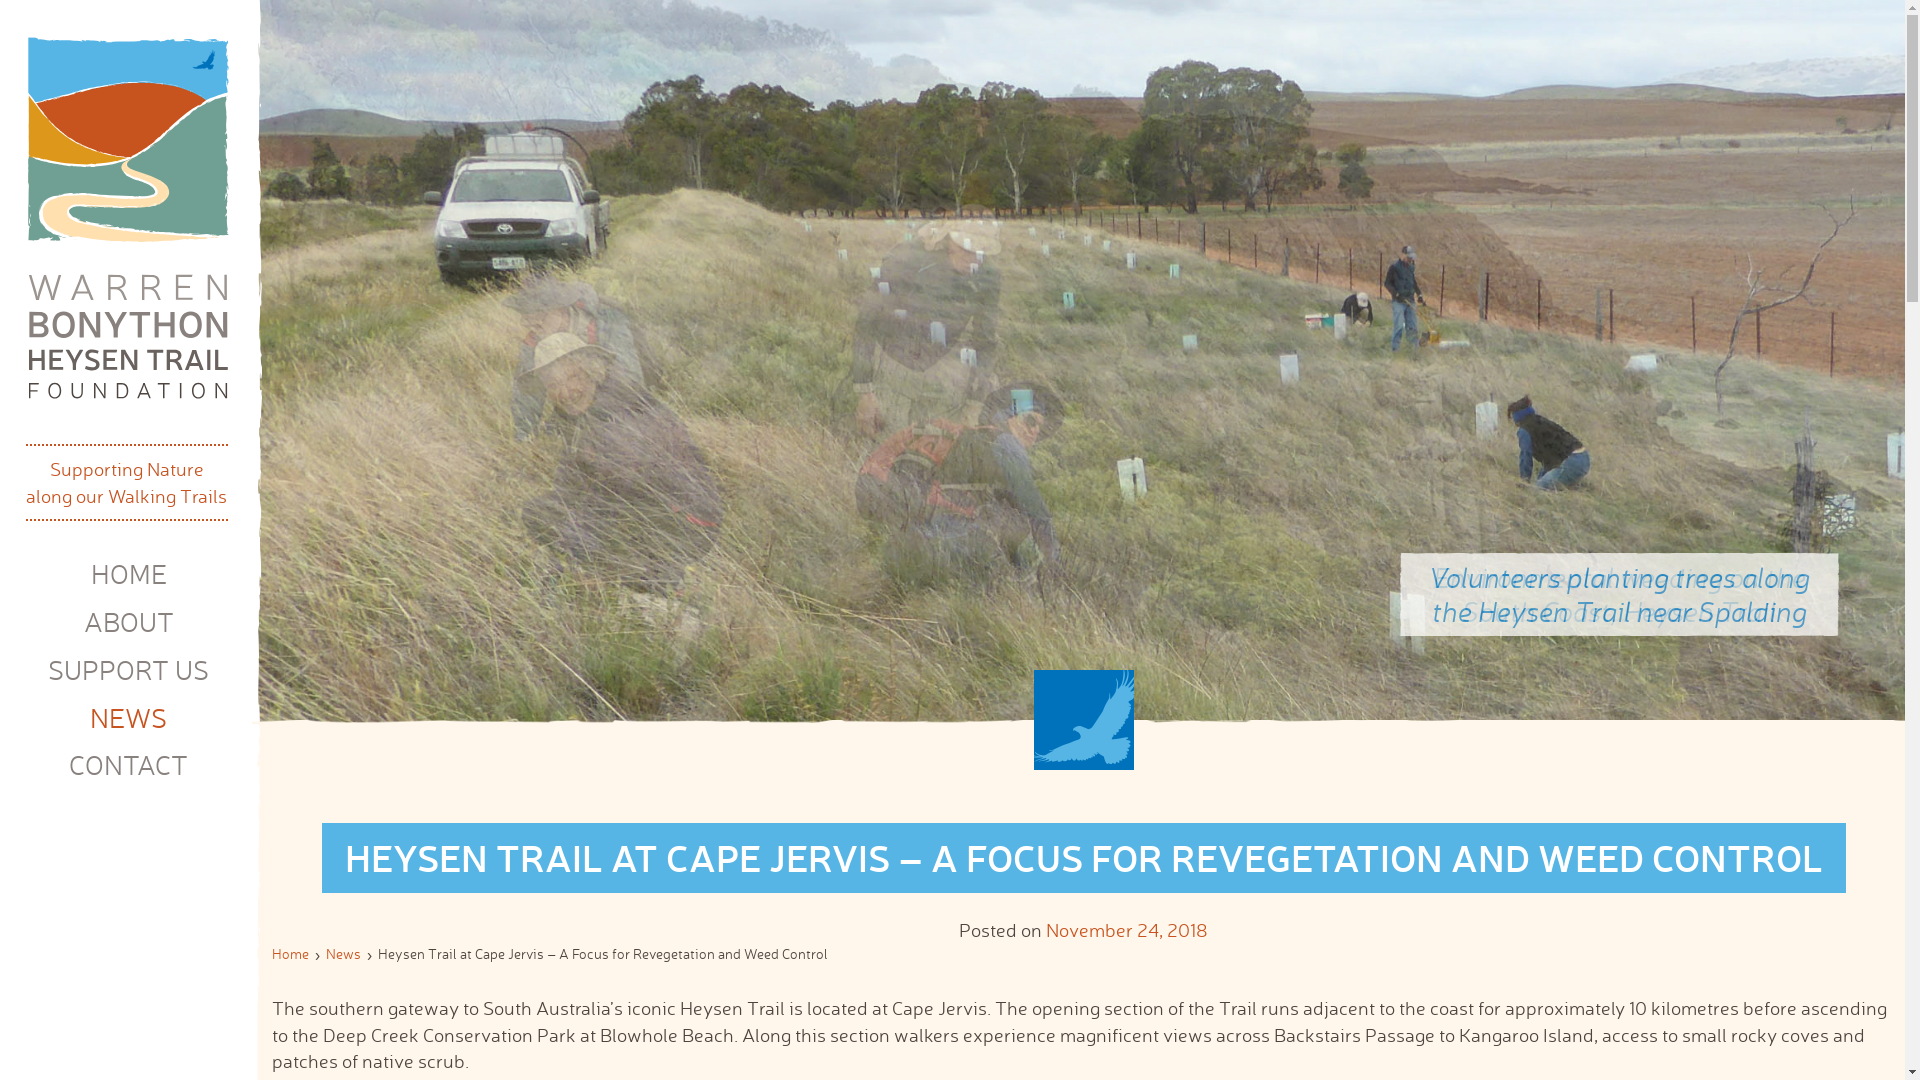  I want to click on 'November 24, 2018', so click(1045, 929).